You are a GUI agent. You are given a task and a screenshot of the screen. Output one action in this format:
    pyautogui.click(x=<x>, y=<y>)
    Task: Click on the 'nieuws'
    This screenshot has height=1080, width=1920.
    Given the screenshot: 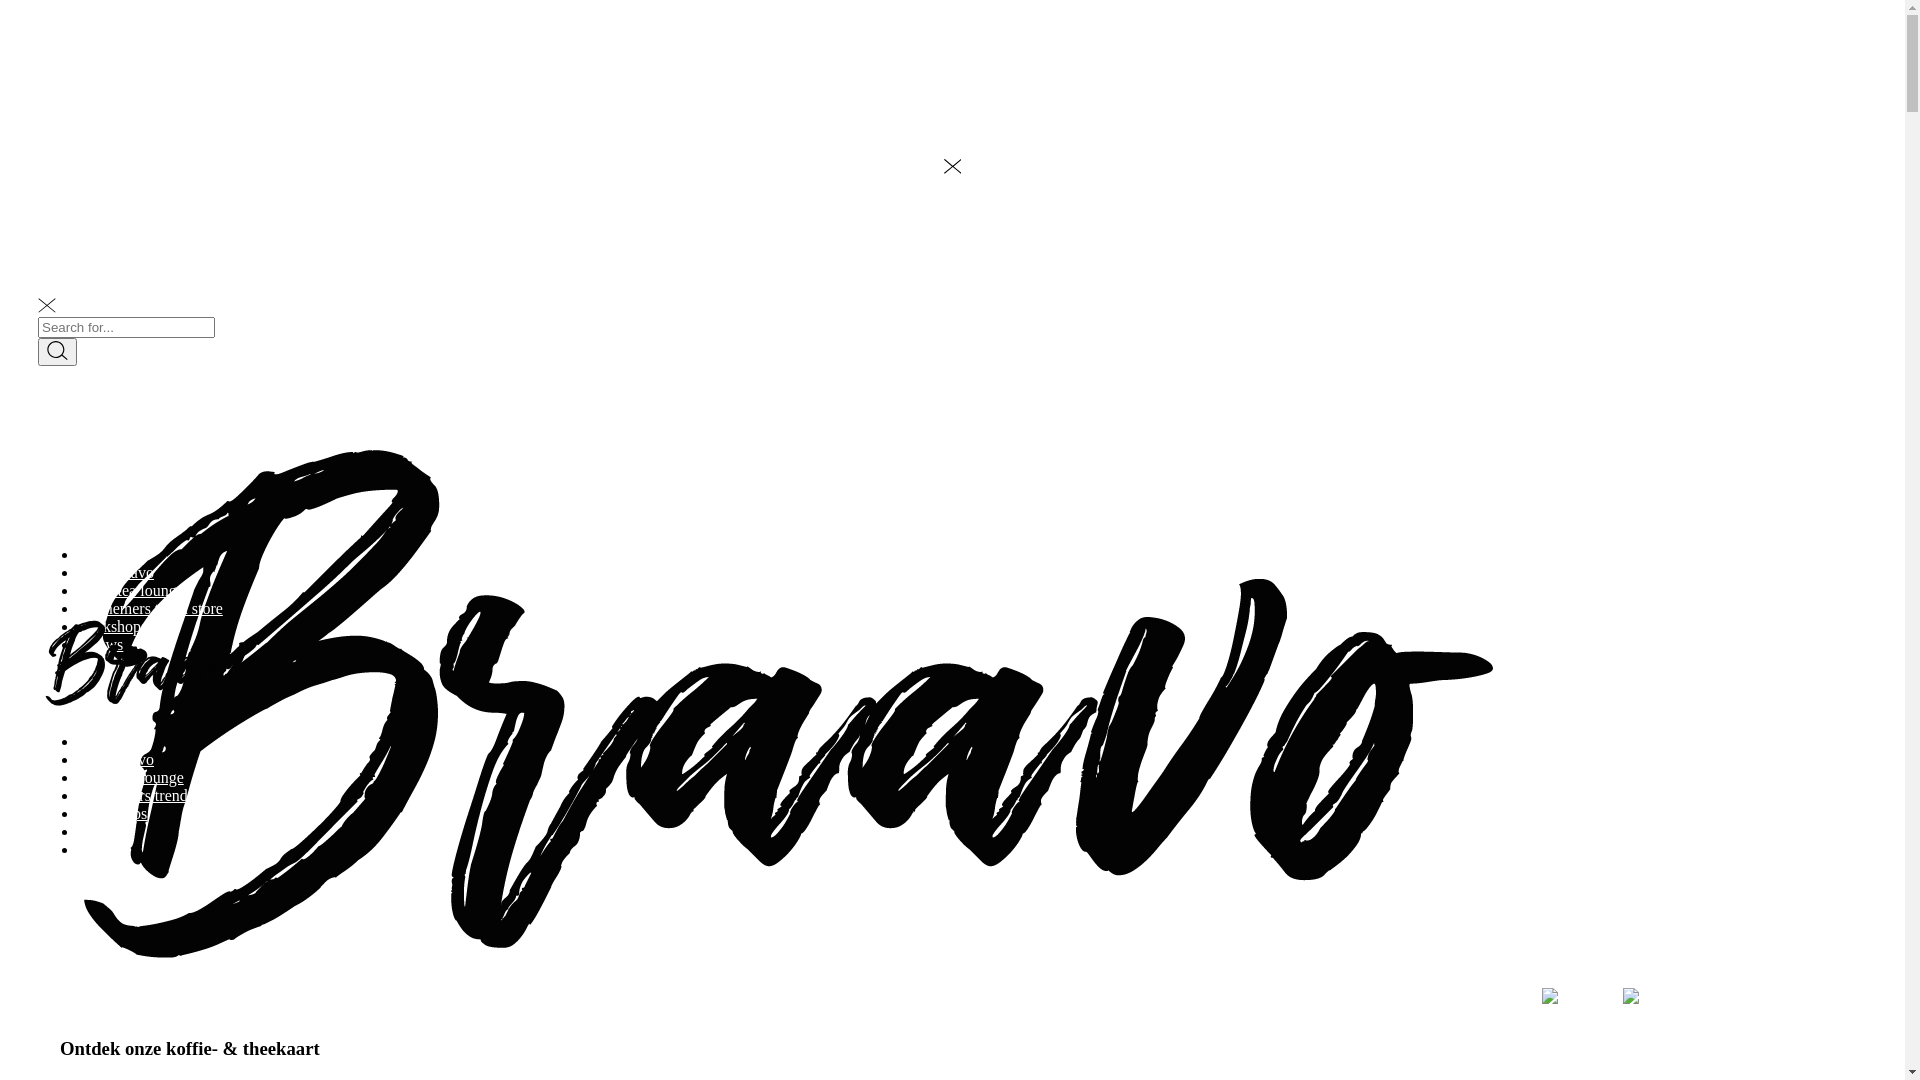 What is the action you would take?
    pyautogui.click(x=99, y=831)
    